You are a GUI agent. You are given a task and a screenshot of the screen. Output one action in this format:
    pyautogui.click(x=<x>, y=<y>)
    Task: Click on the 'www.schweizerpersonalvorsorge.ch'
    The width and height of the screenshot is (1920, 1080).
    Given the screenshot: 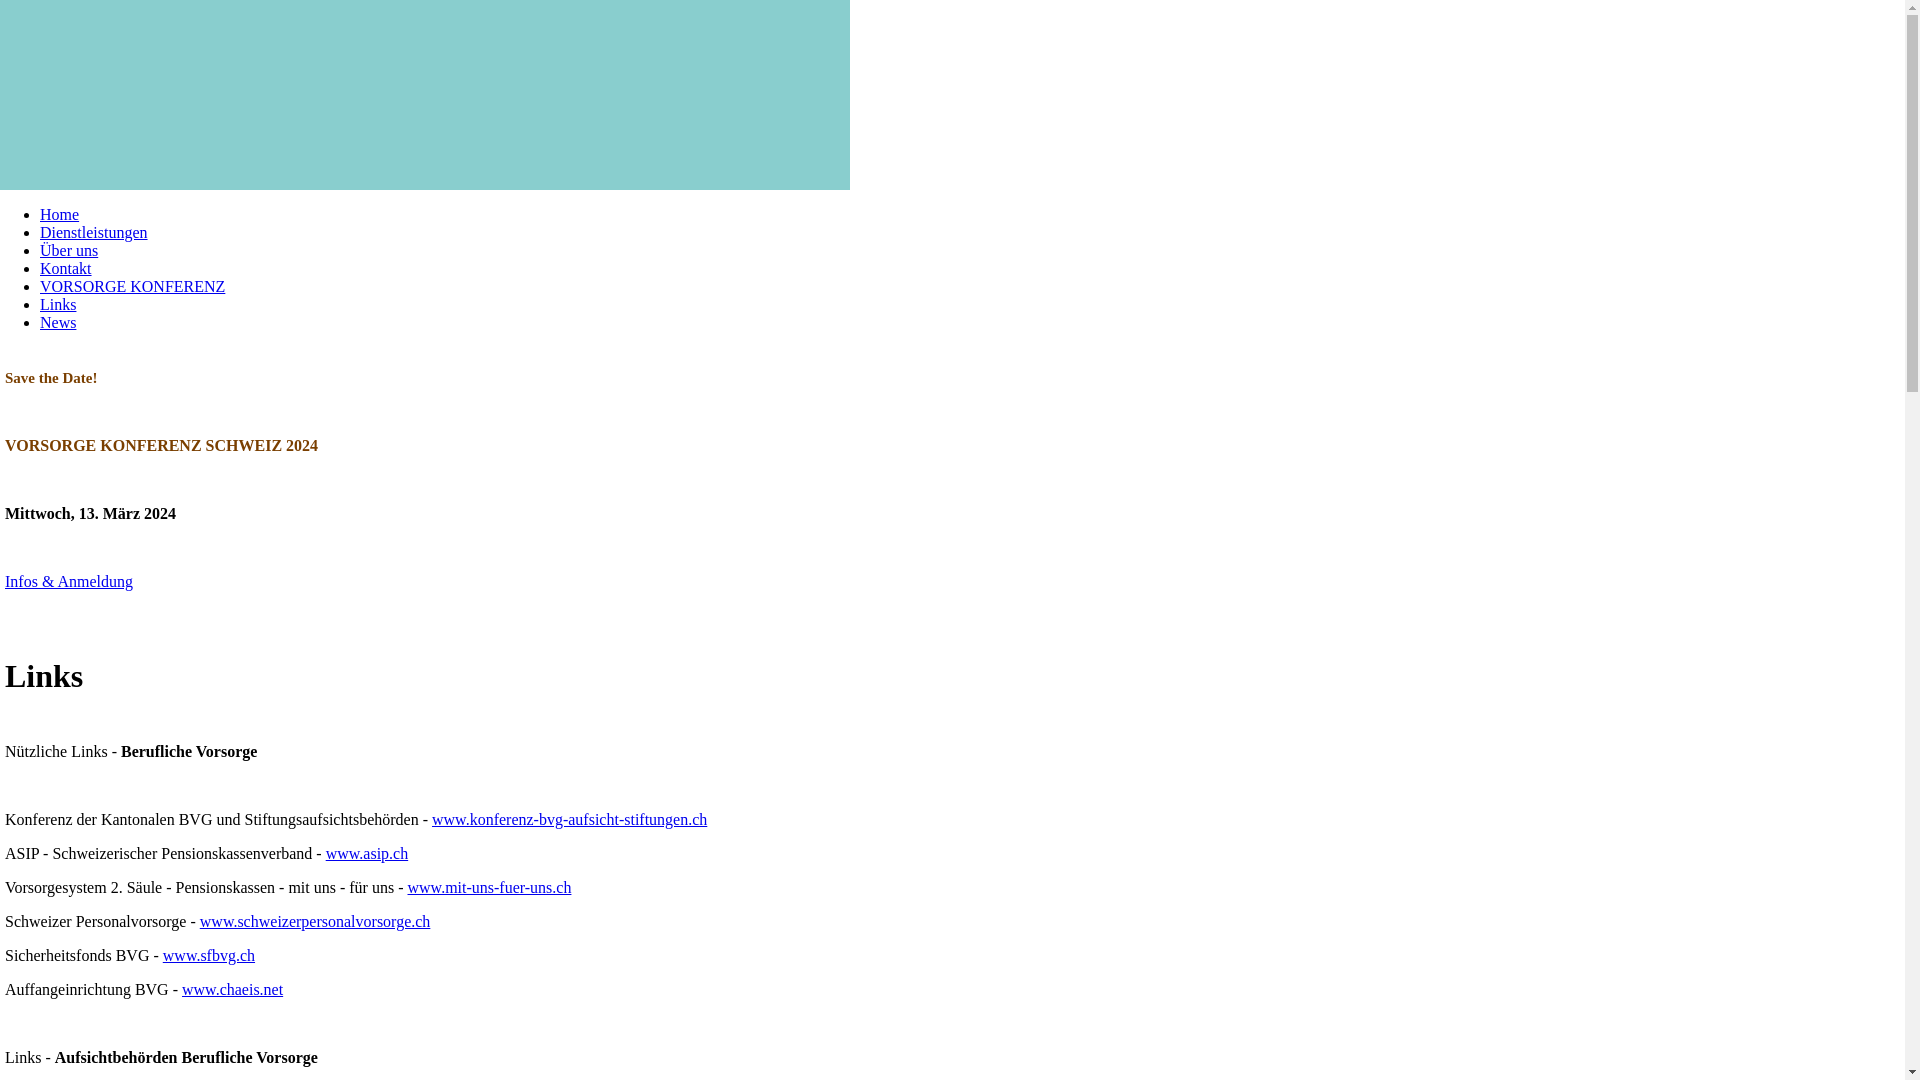 What is the action you would take?
    pyautogui.click(x=200, y=921)
    